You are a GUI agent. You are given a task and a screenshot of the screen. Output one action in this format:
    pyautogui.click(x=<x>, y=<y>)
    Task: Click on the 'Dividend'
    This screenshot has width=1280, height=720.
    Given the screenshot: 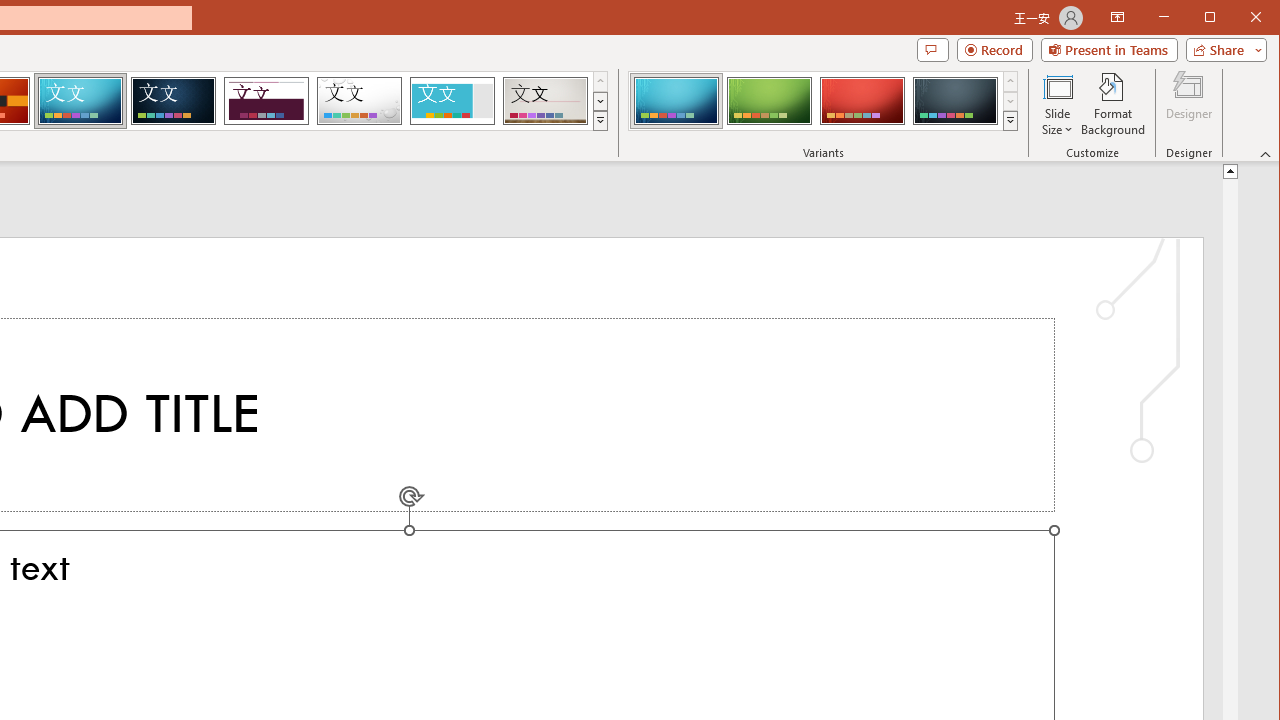 What is the action you would take?
    pyautogui.click(x=265, y=100)
    